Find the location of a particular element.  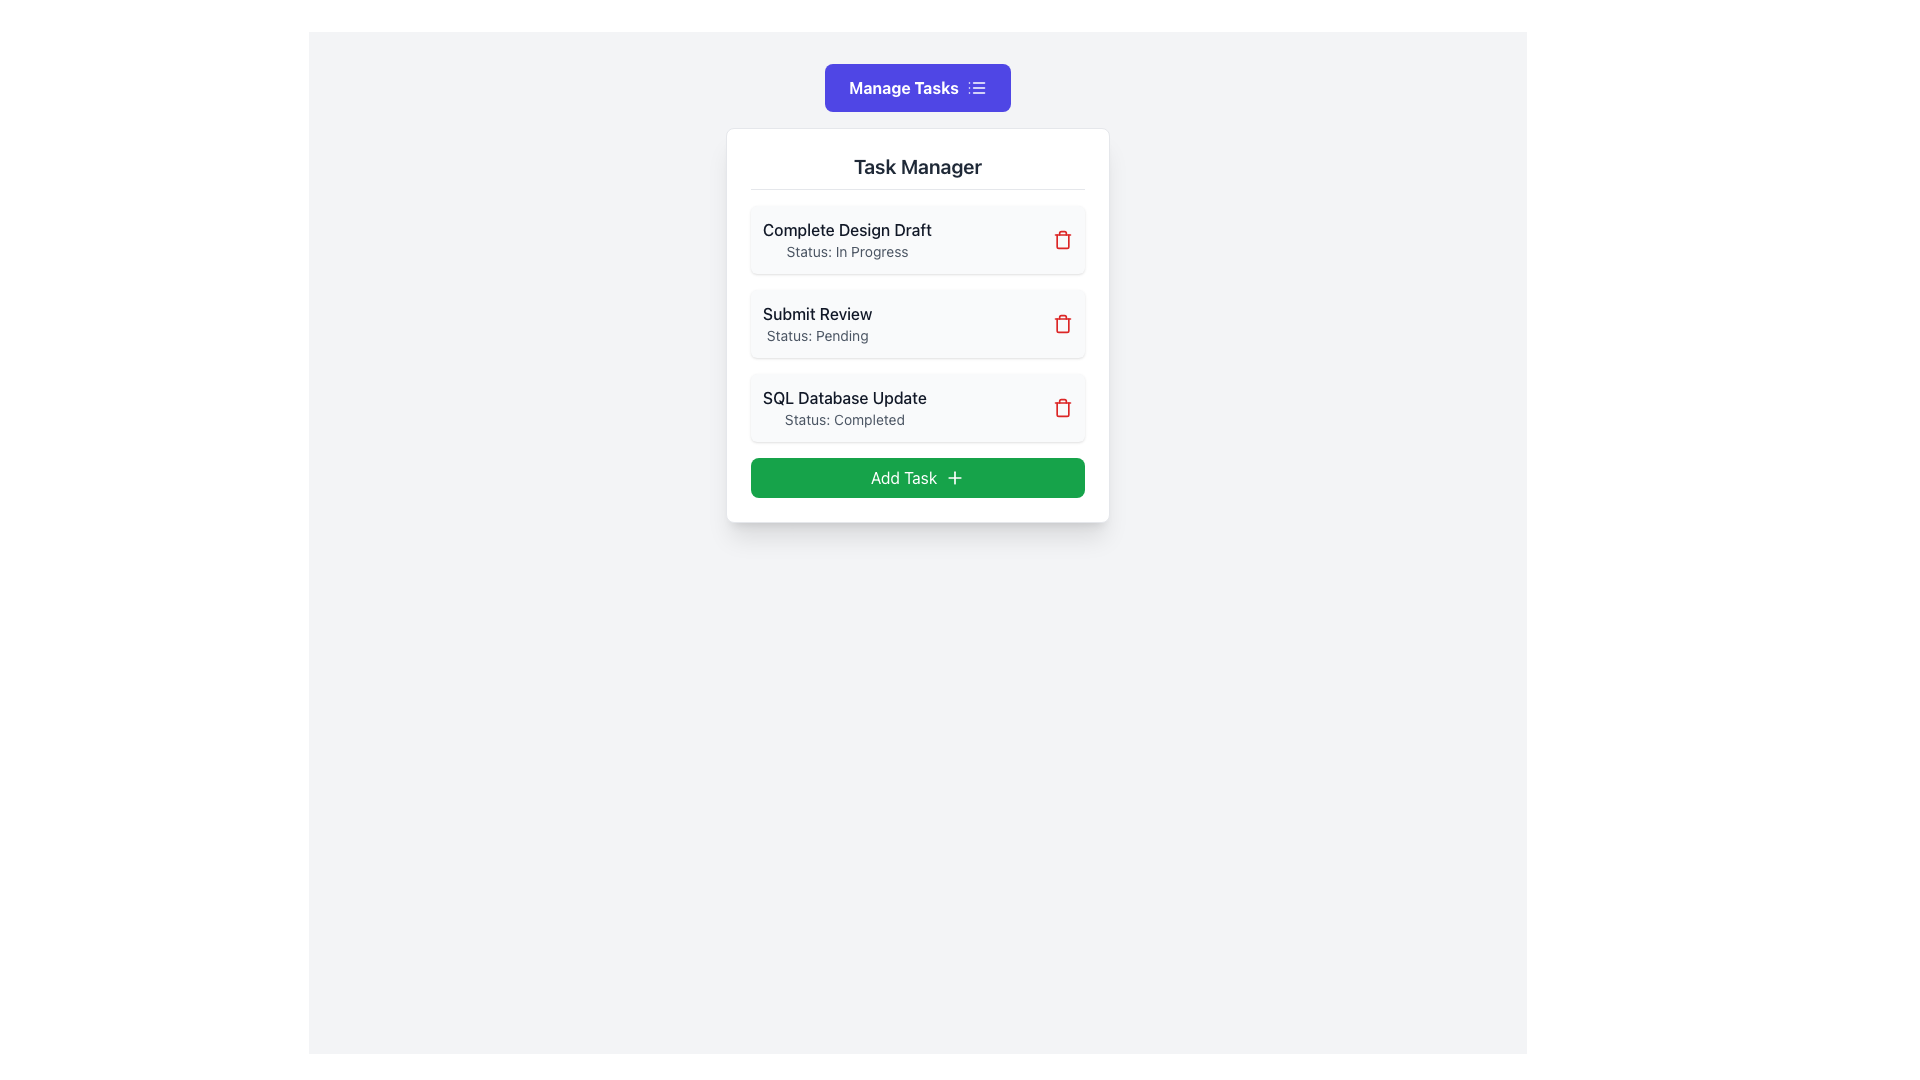

the delete icon button located to the right of the 'Submit Review' task entry is located at coordinates (1061, 323).